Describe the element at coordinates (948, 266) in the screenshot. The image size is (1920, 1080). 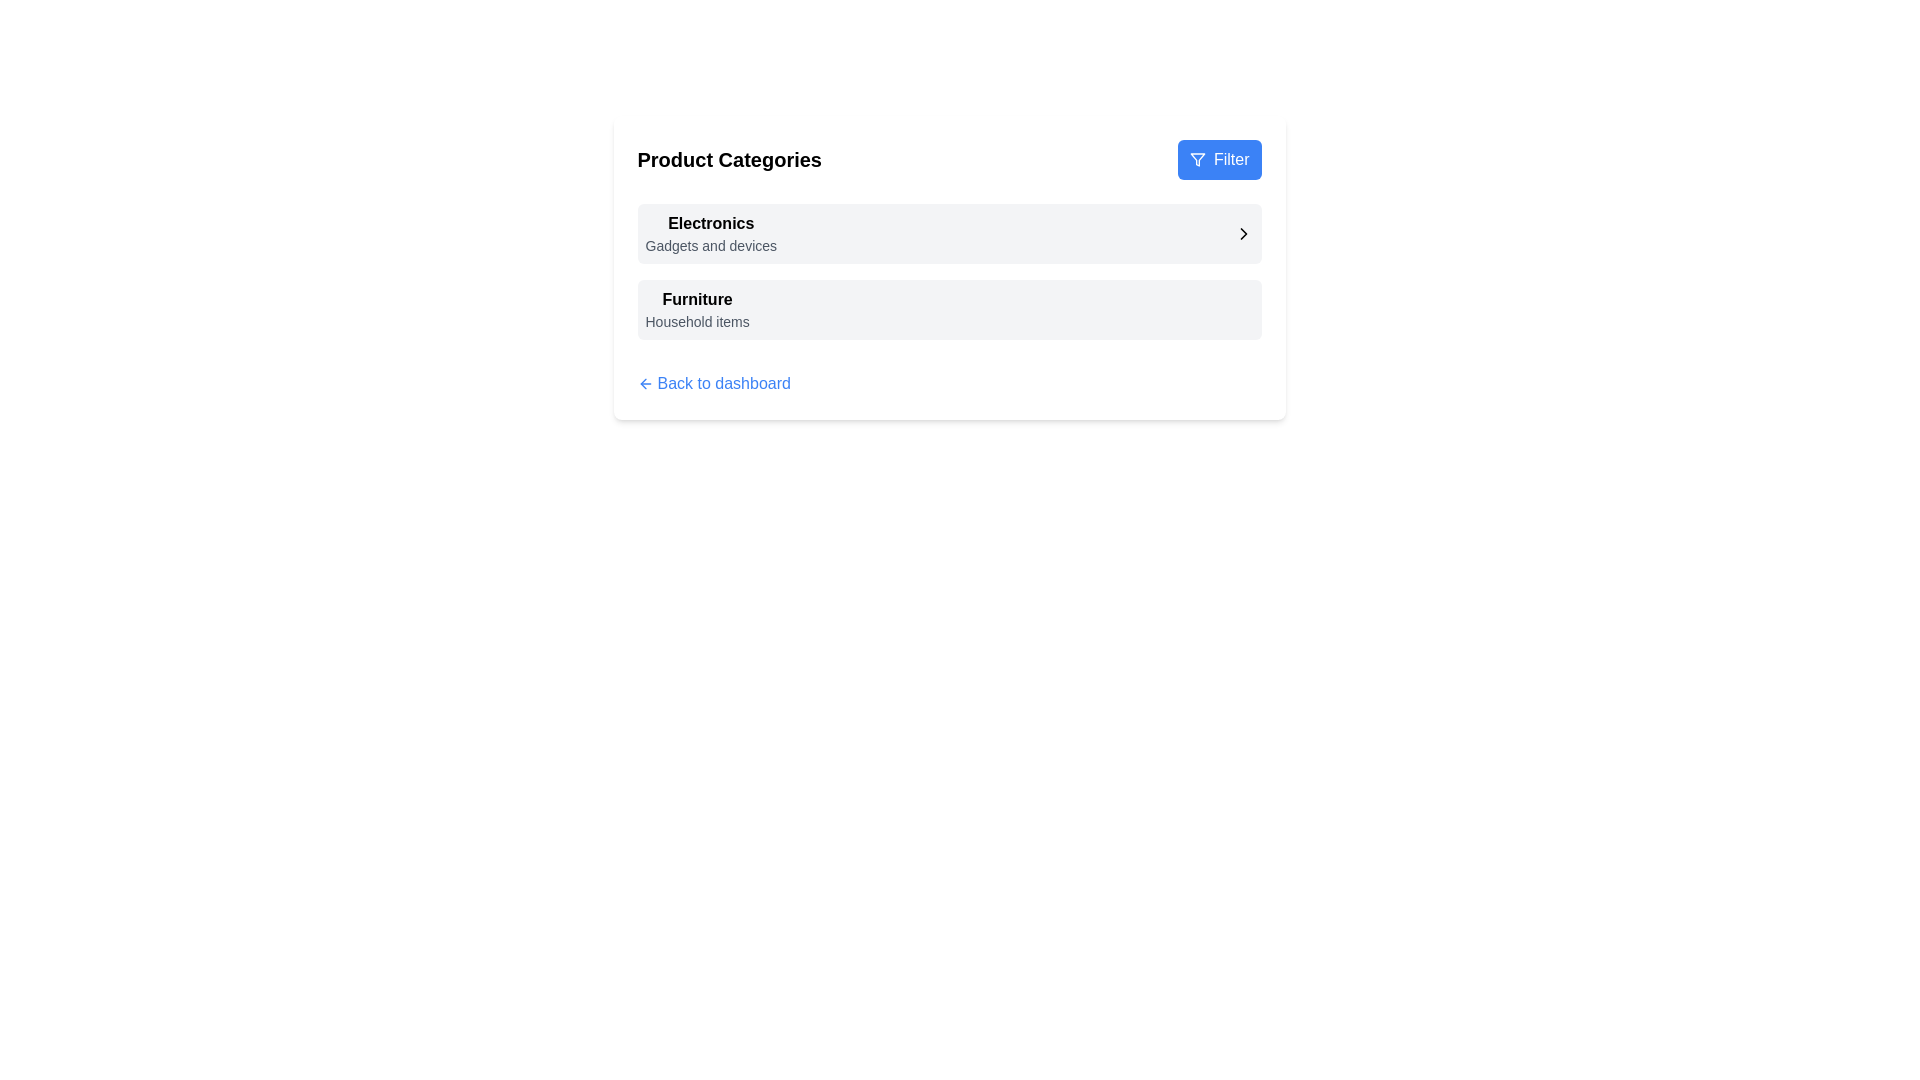
I see `the second list item in the 'Product Categories' panel, located beneath the title and aligned with the 'Filter' button` at that location.